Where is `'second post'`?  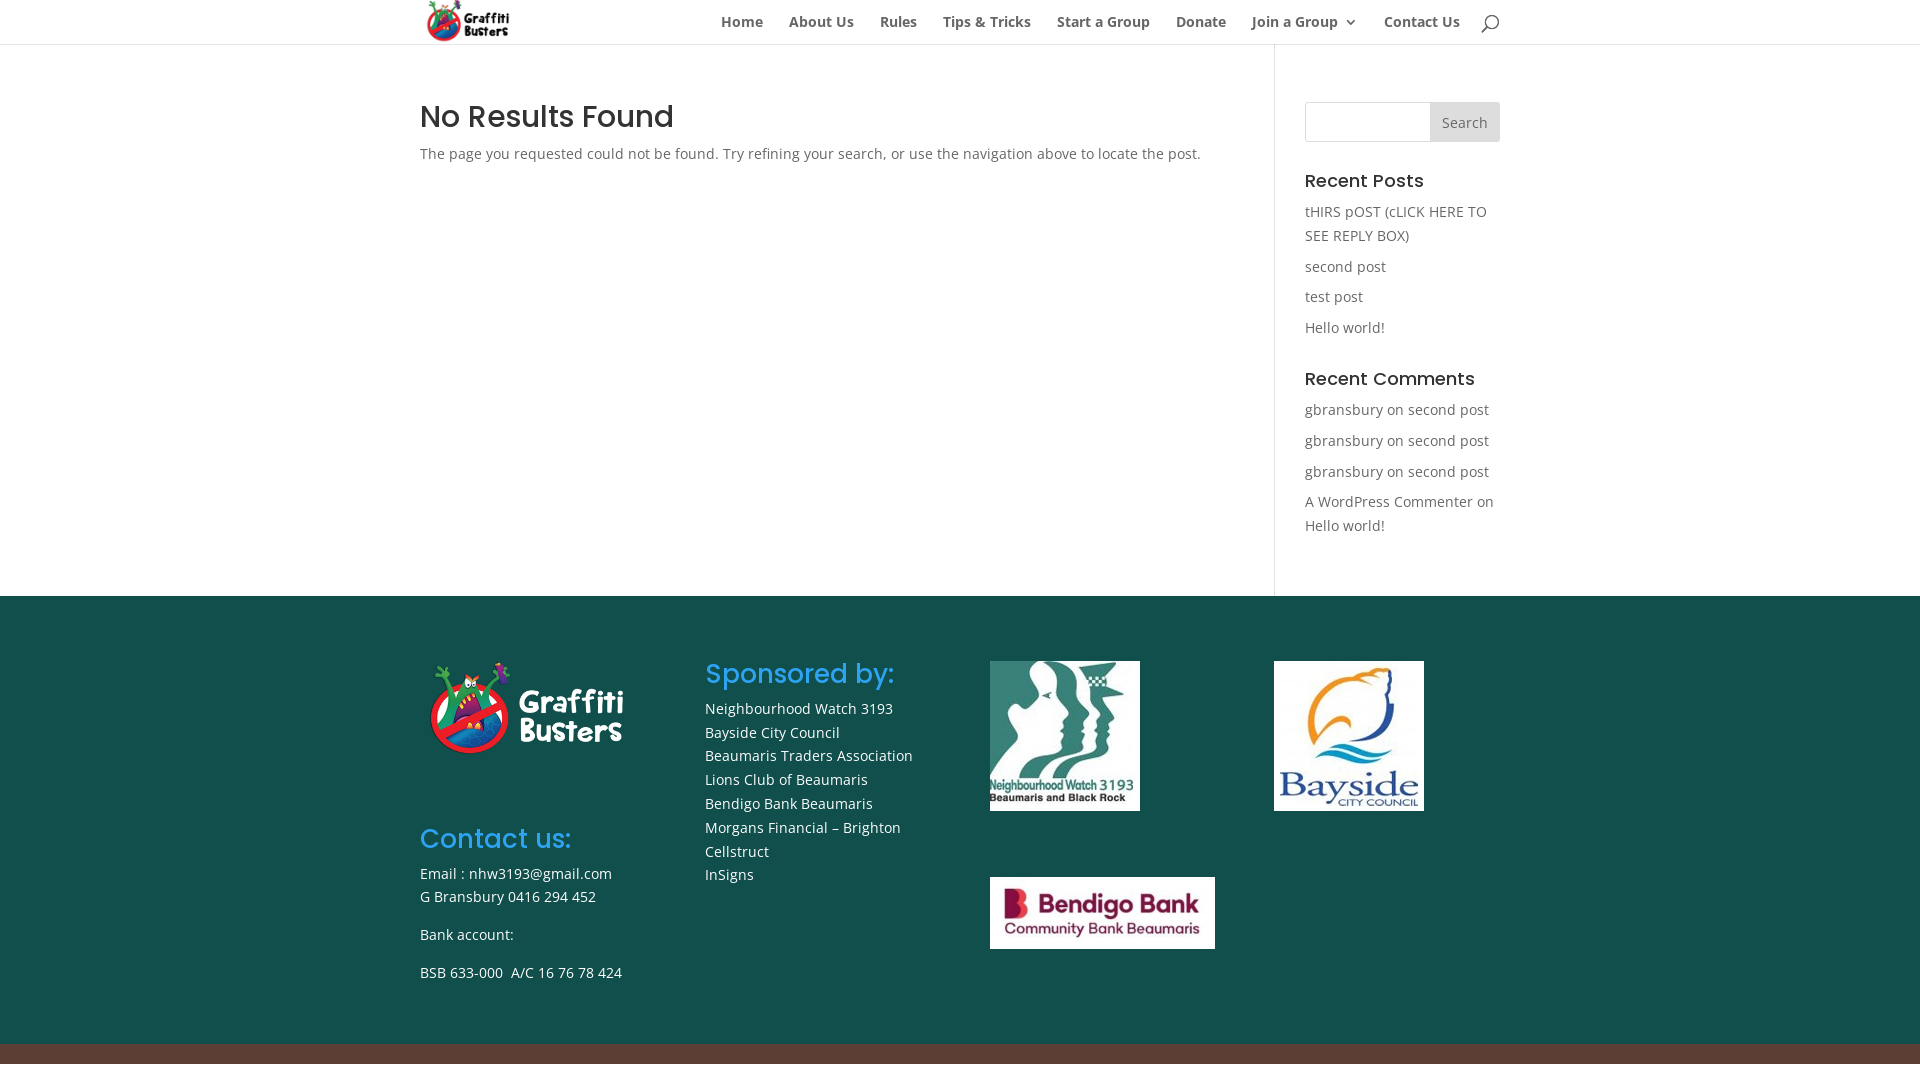
'second post' is located at coordinates (1448, 439).